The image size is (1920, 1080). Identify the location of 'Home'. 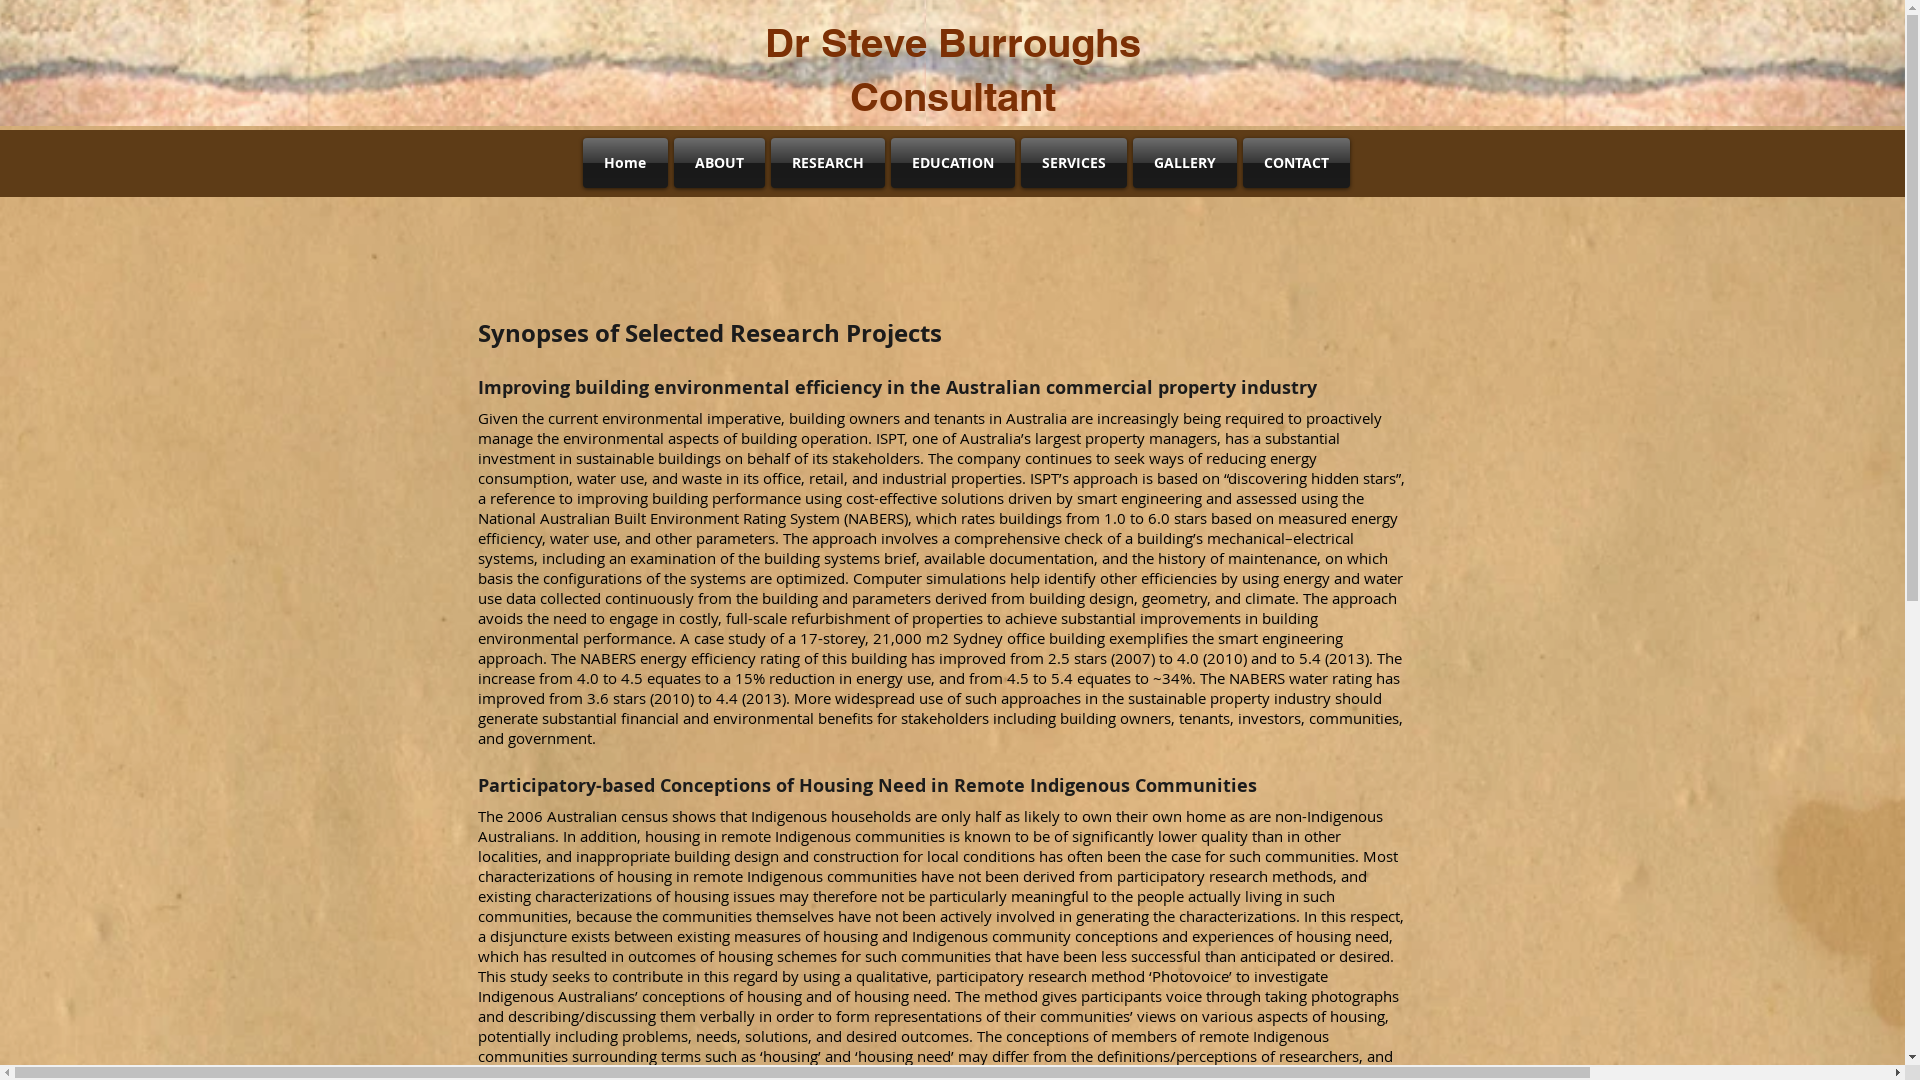
(580, 161).